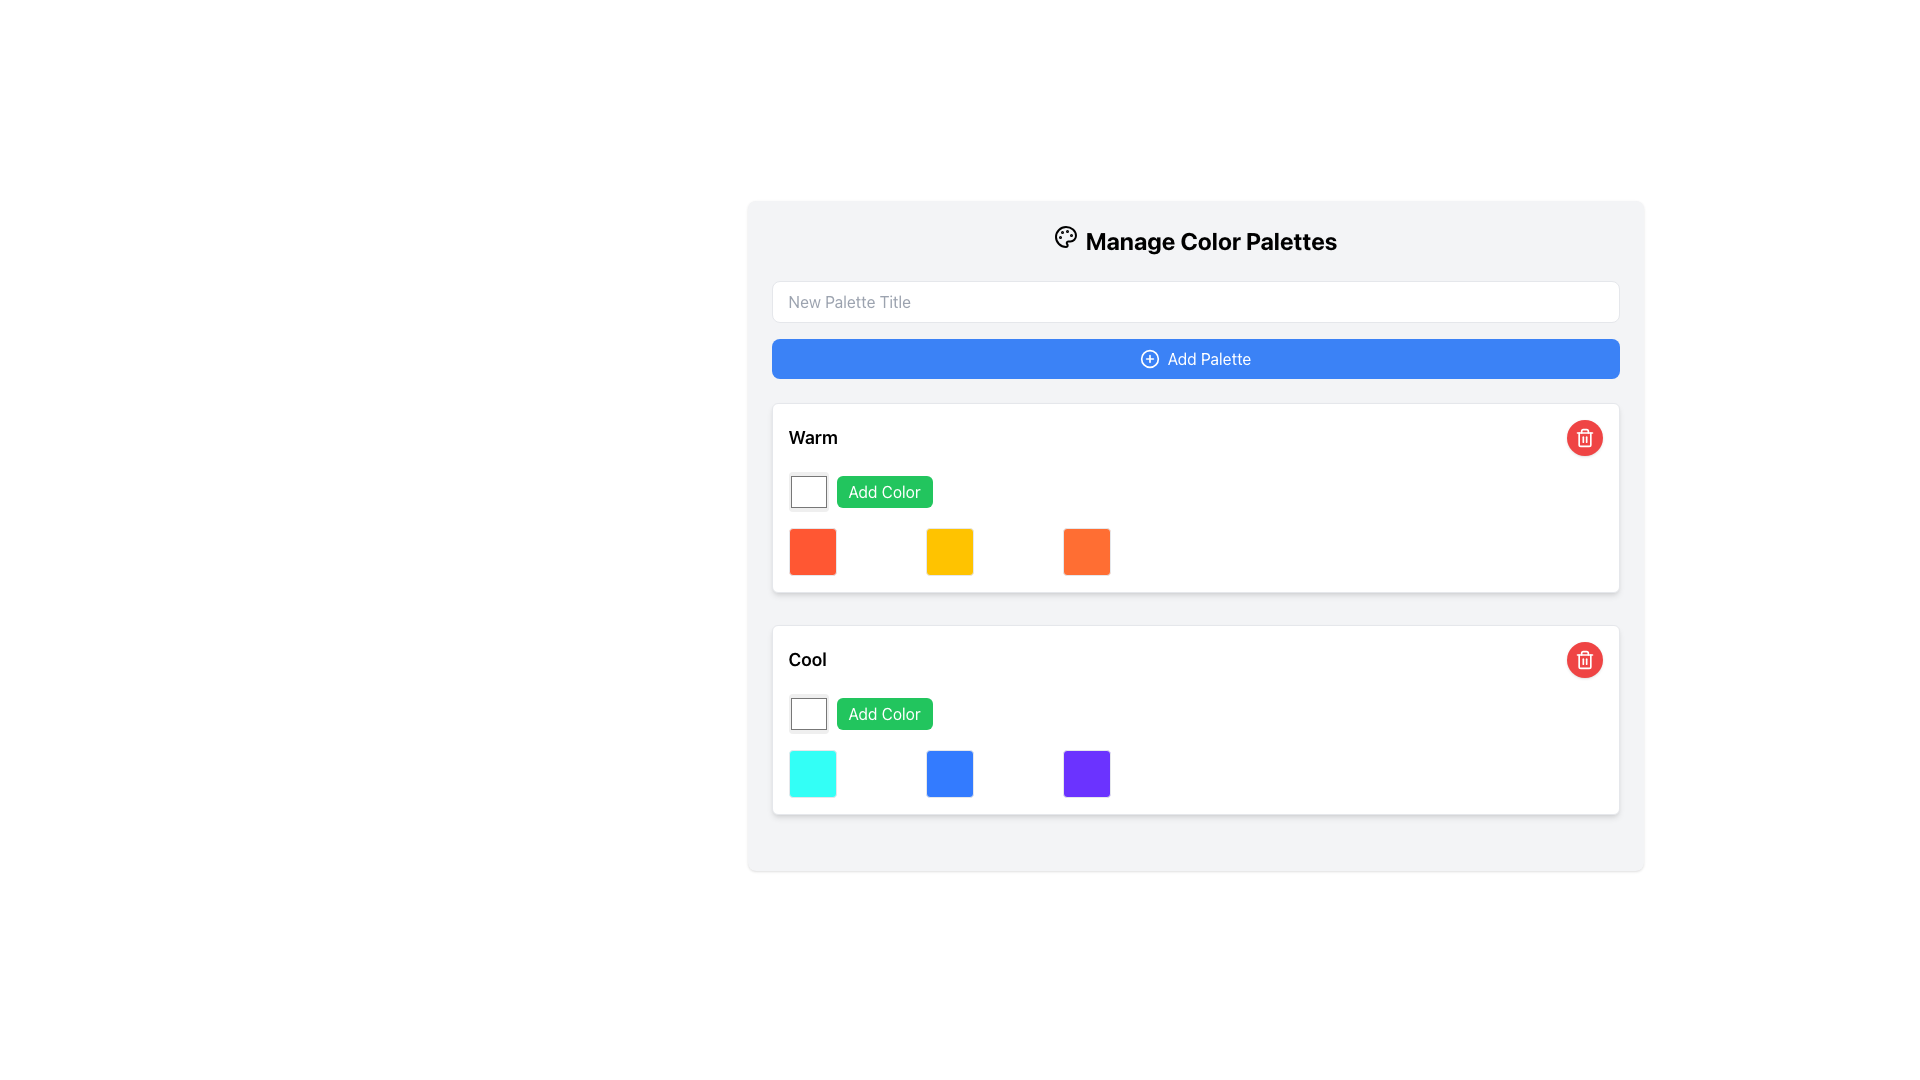 This screenshot has width=1920, height=1080. What do you see at coordinates (1583, 437) in the screenshot?
I see `the circular red button with a white trash can icon located in the top-right corner of the 'Warm' color palette section` at bounding box center [1583, 437].